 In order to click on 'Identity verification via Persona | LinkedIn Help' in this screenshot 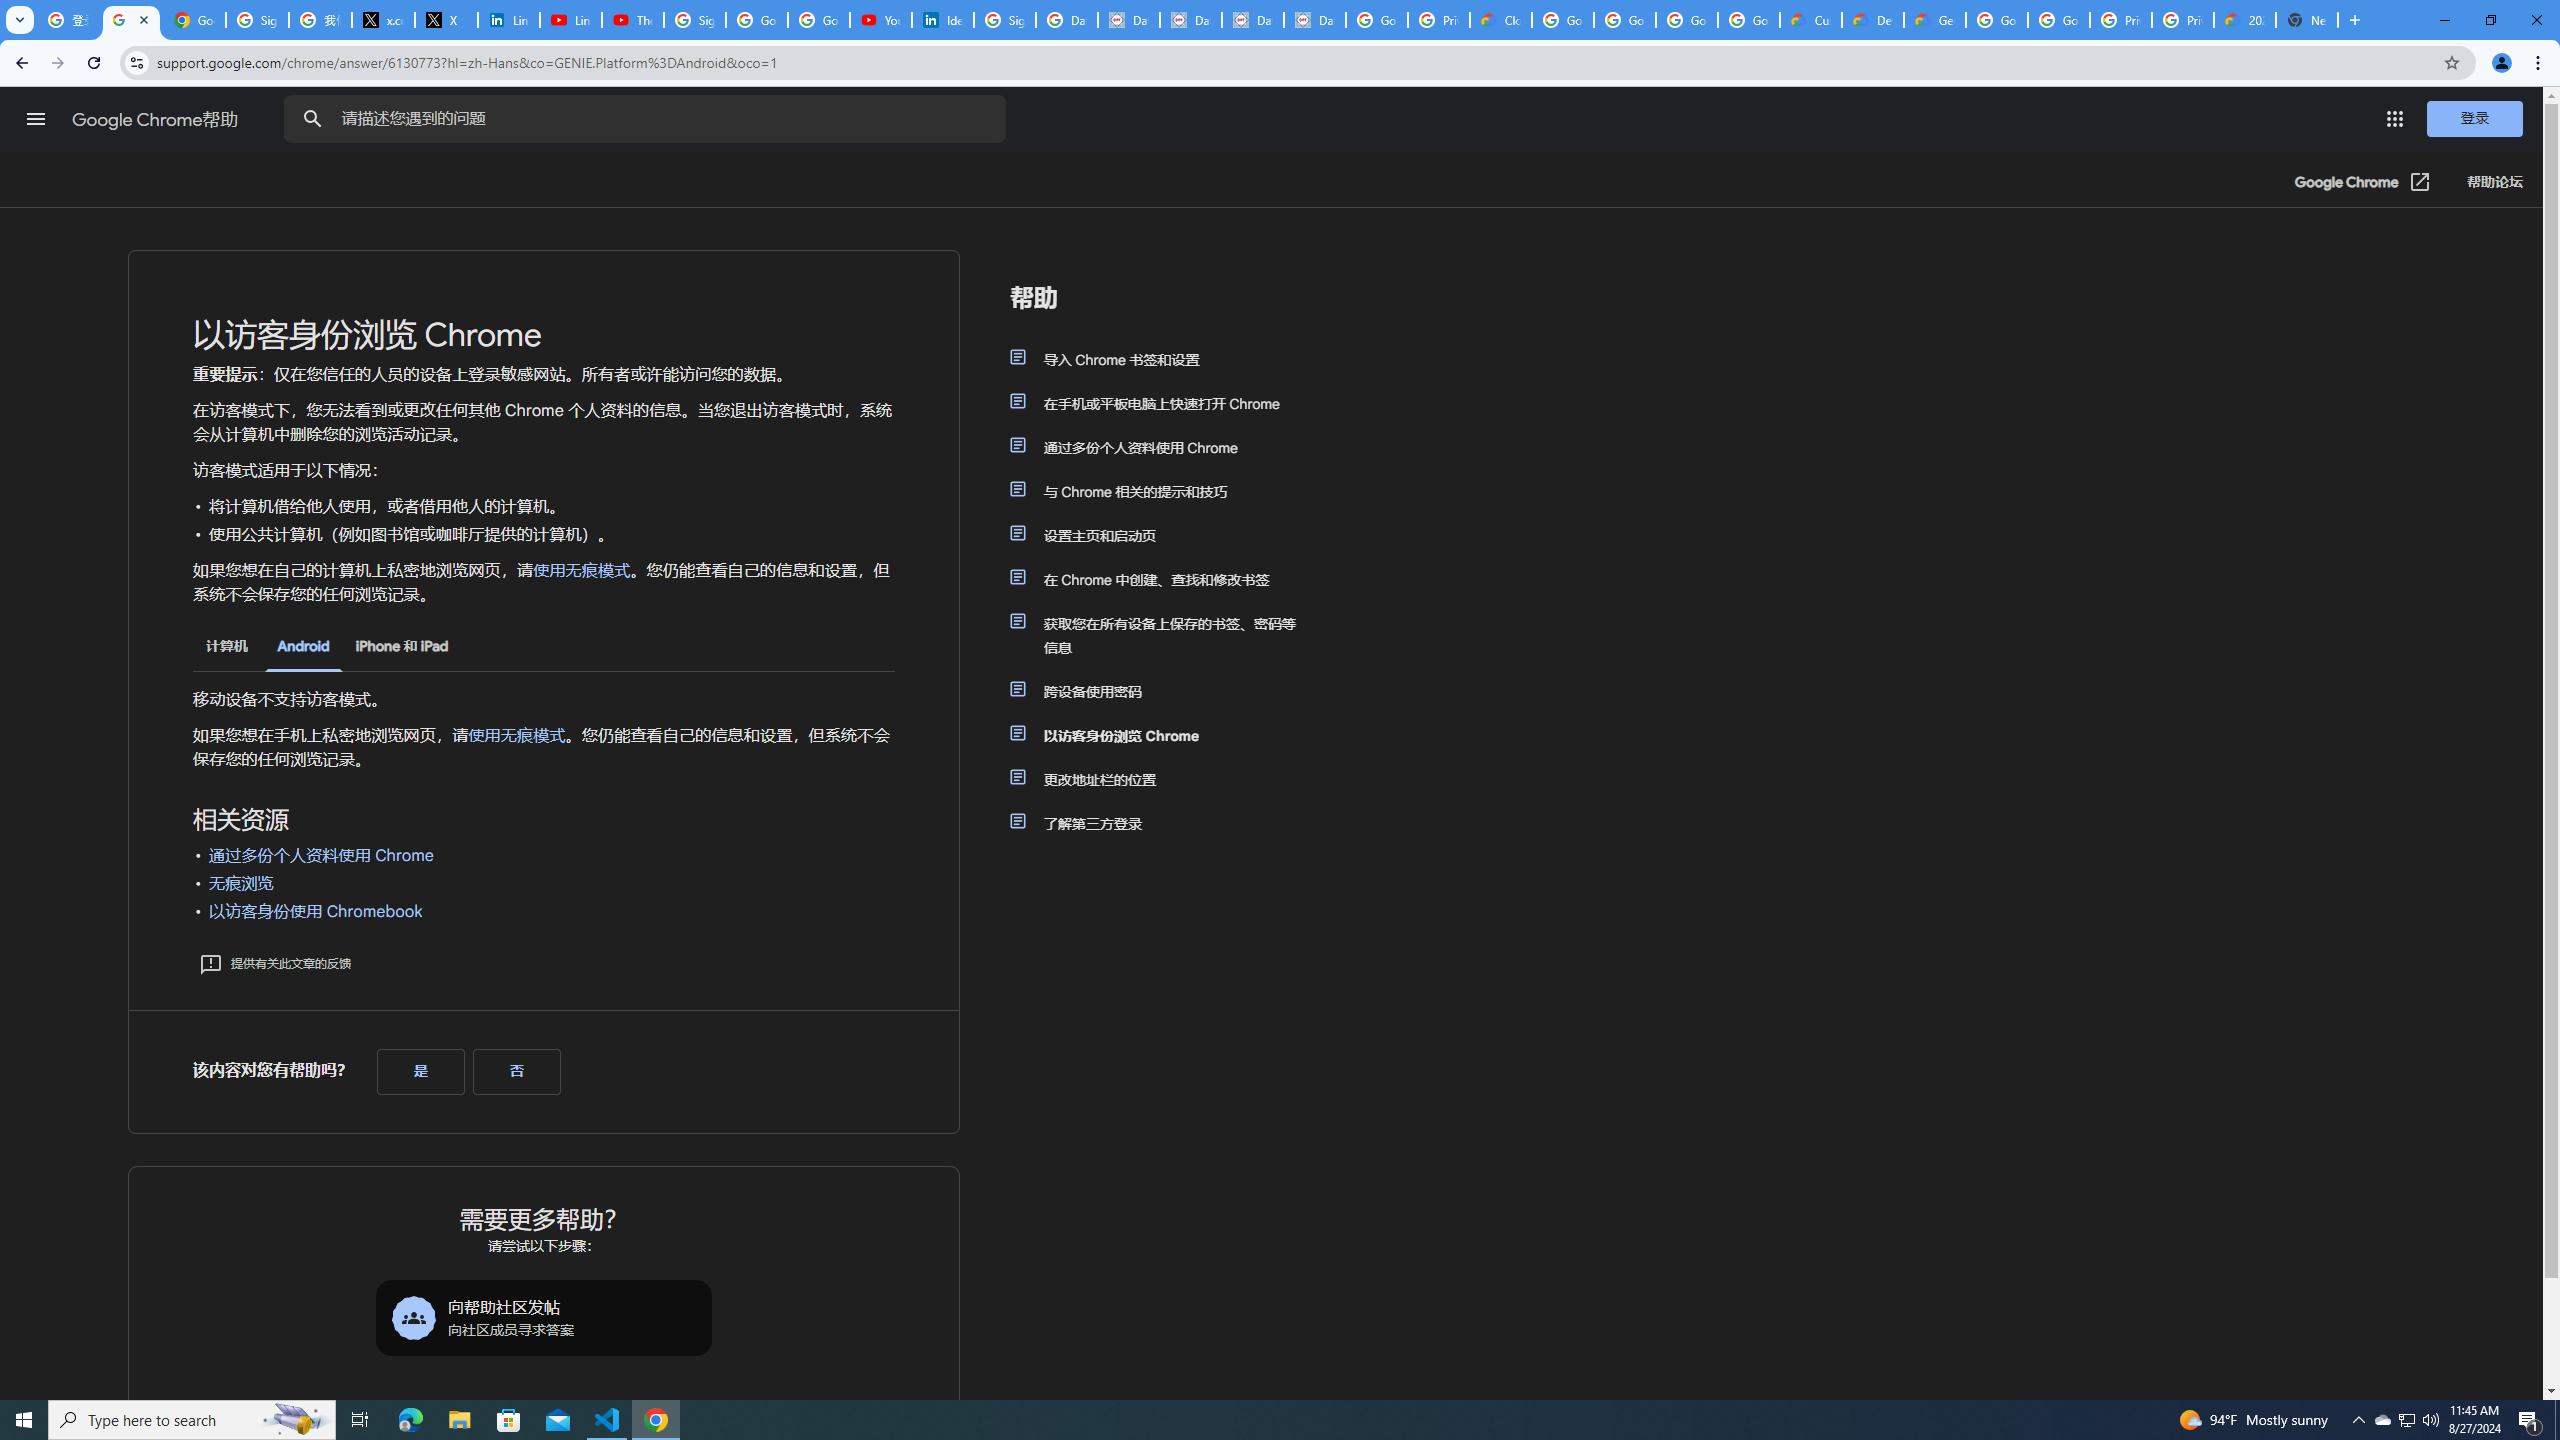, I will do `click(942, 19)`.